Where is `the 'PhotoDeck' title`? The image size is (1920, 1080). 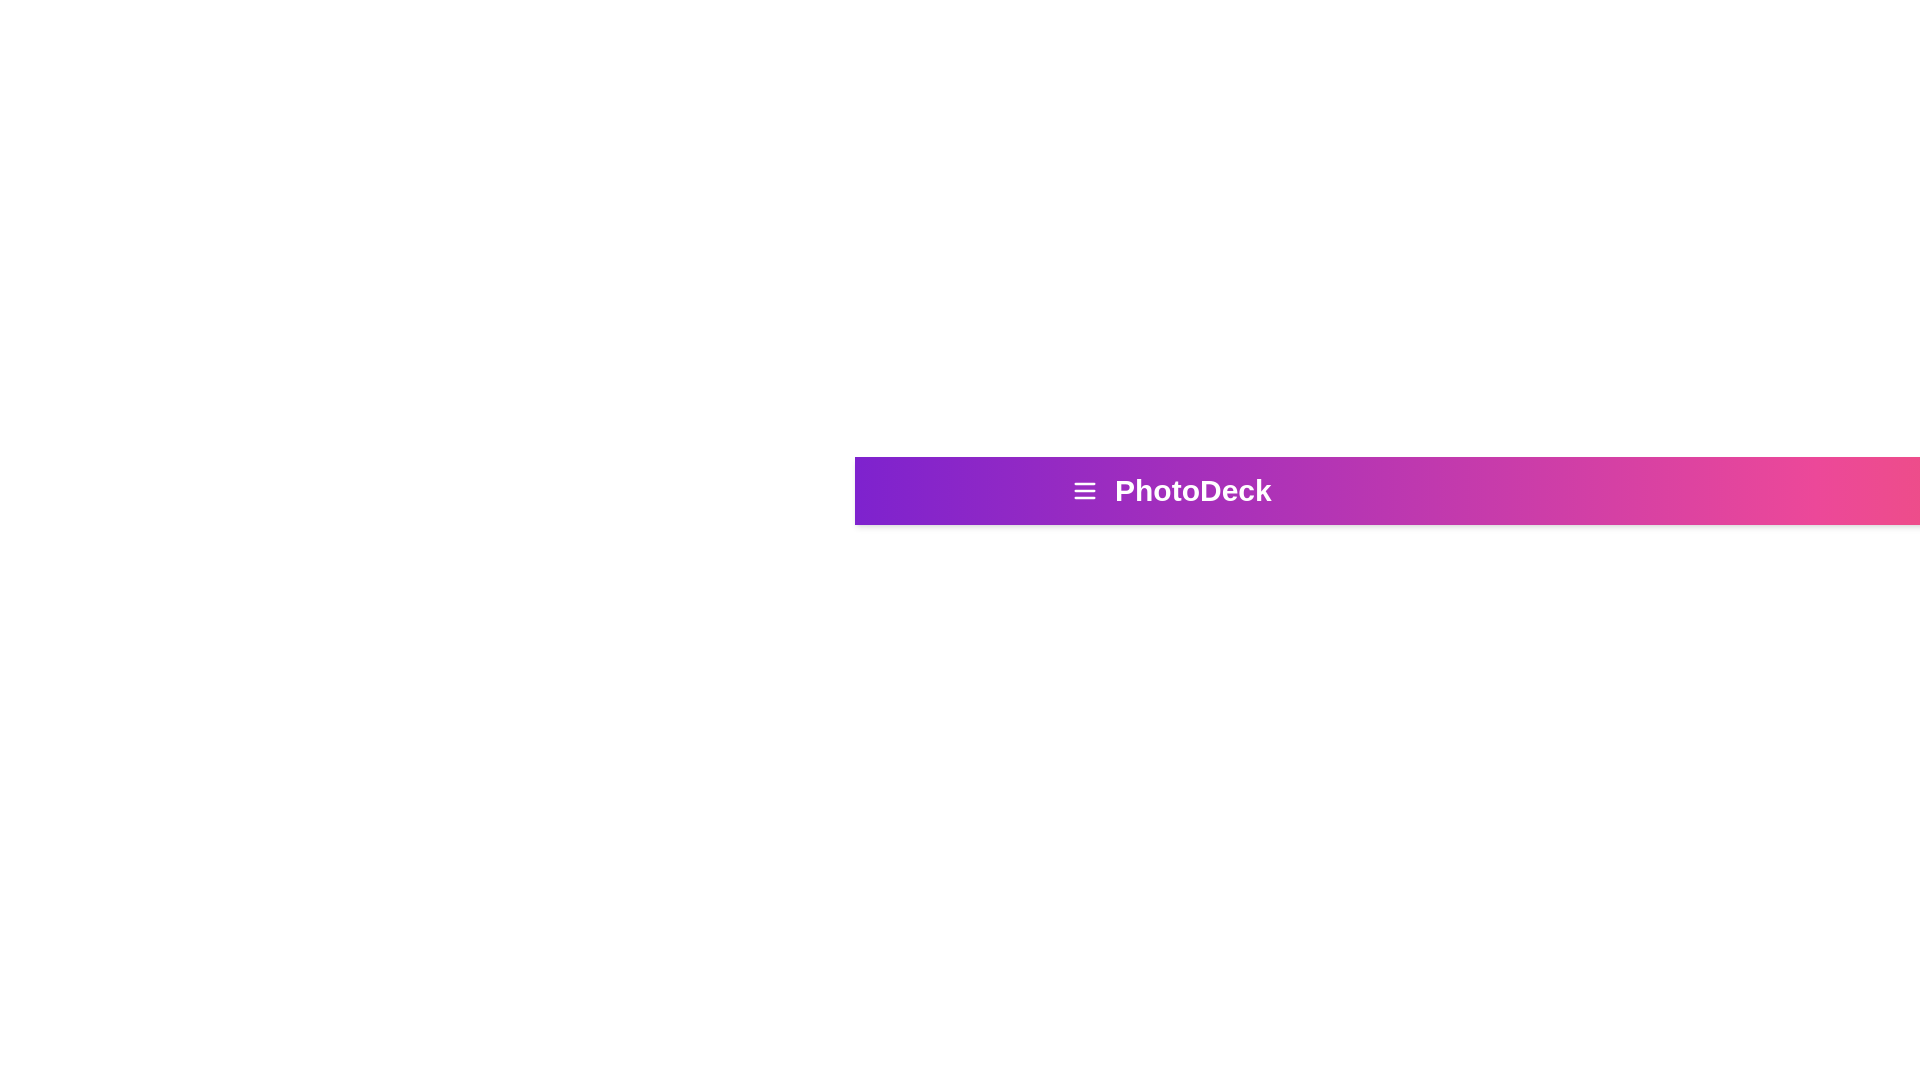
the 'PhotoDeck' title is located at coordinates (1193, 490).